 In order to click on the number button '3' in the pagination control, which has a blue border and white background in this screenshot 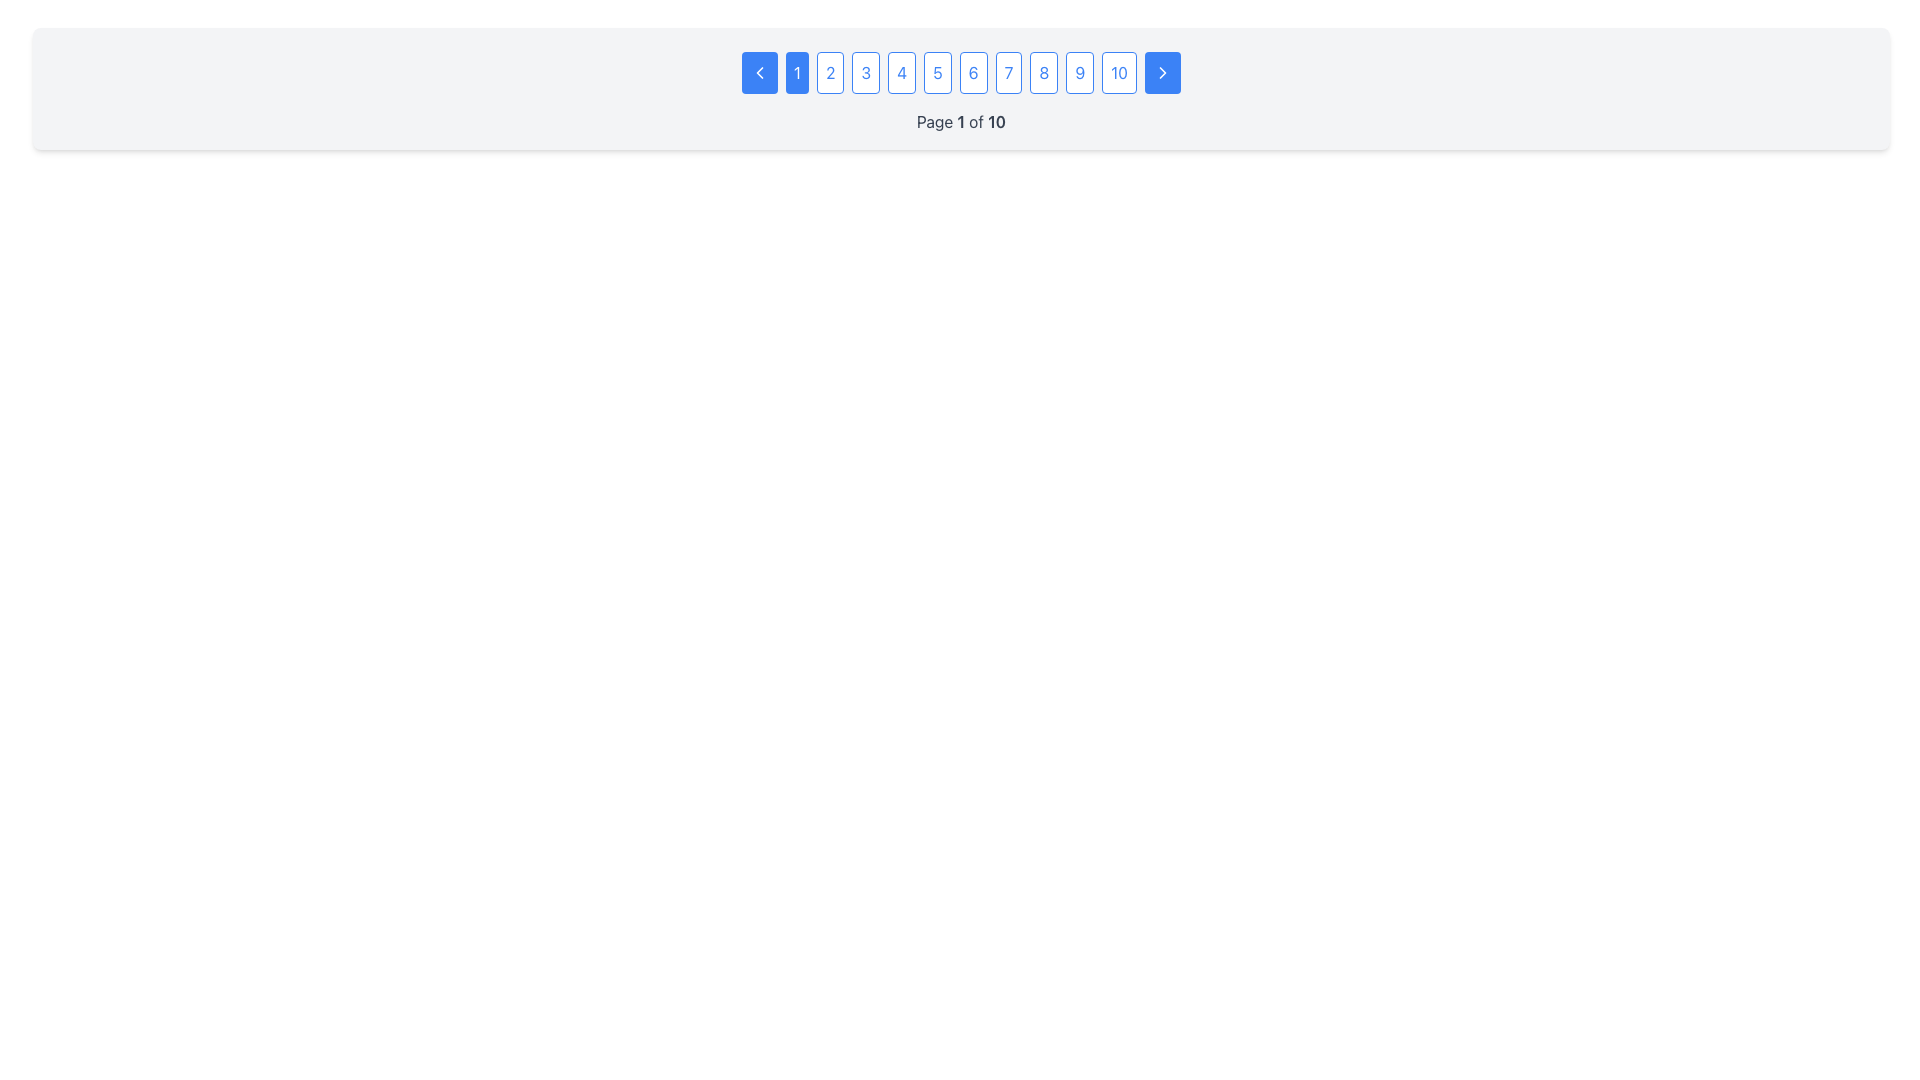, I will do `click(866, 72)`.